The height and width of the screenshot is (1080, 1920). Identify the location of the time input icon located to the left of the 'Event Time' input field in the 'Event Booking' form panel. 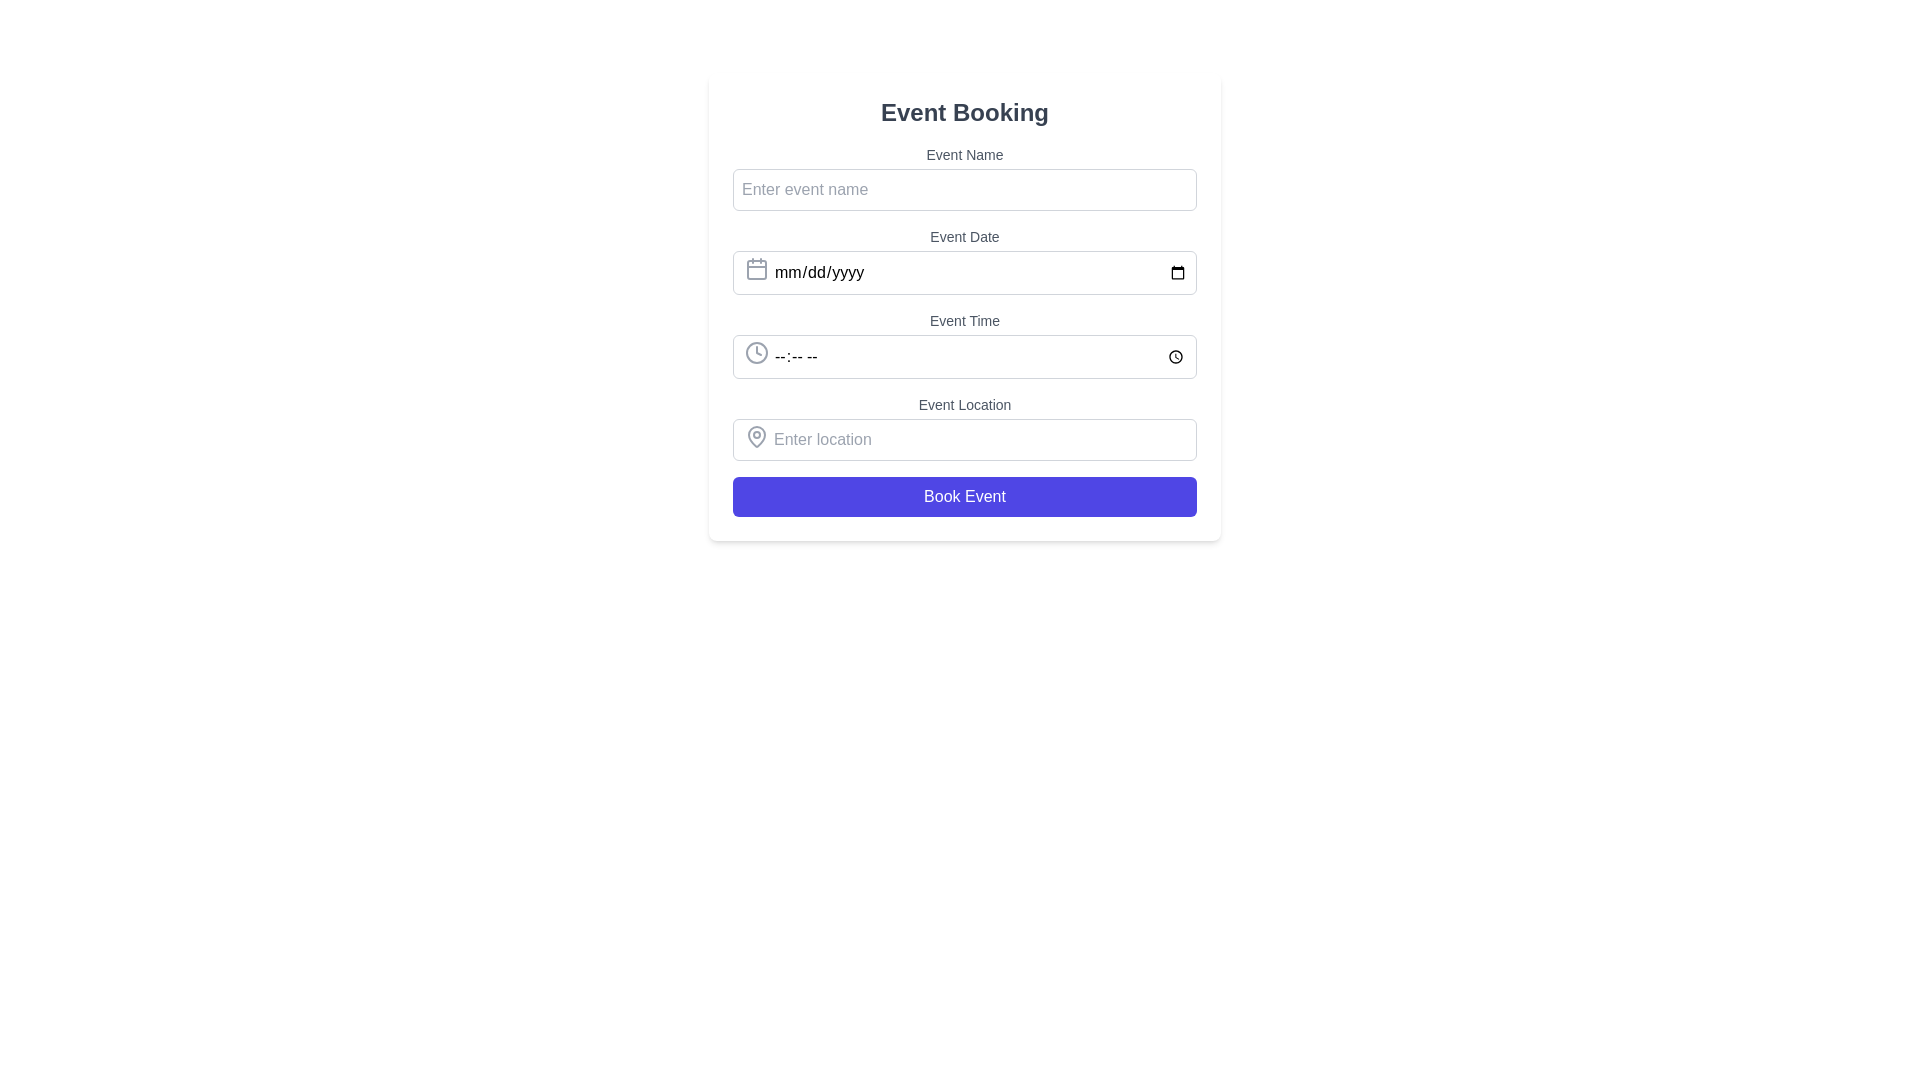
(756, 352).